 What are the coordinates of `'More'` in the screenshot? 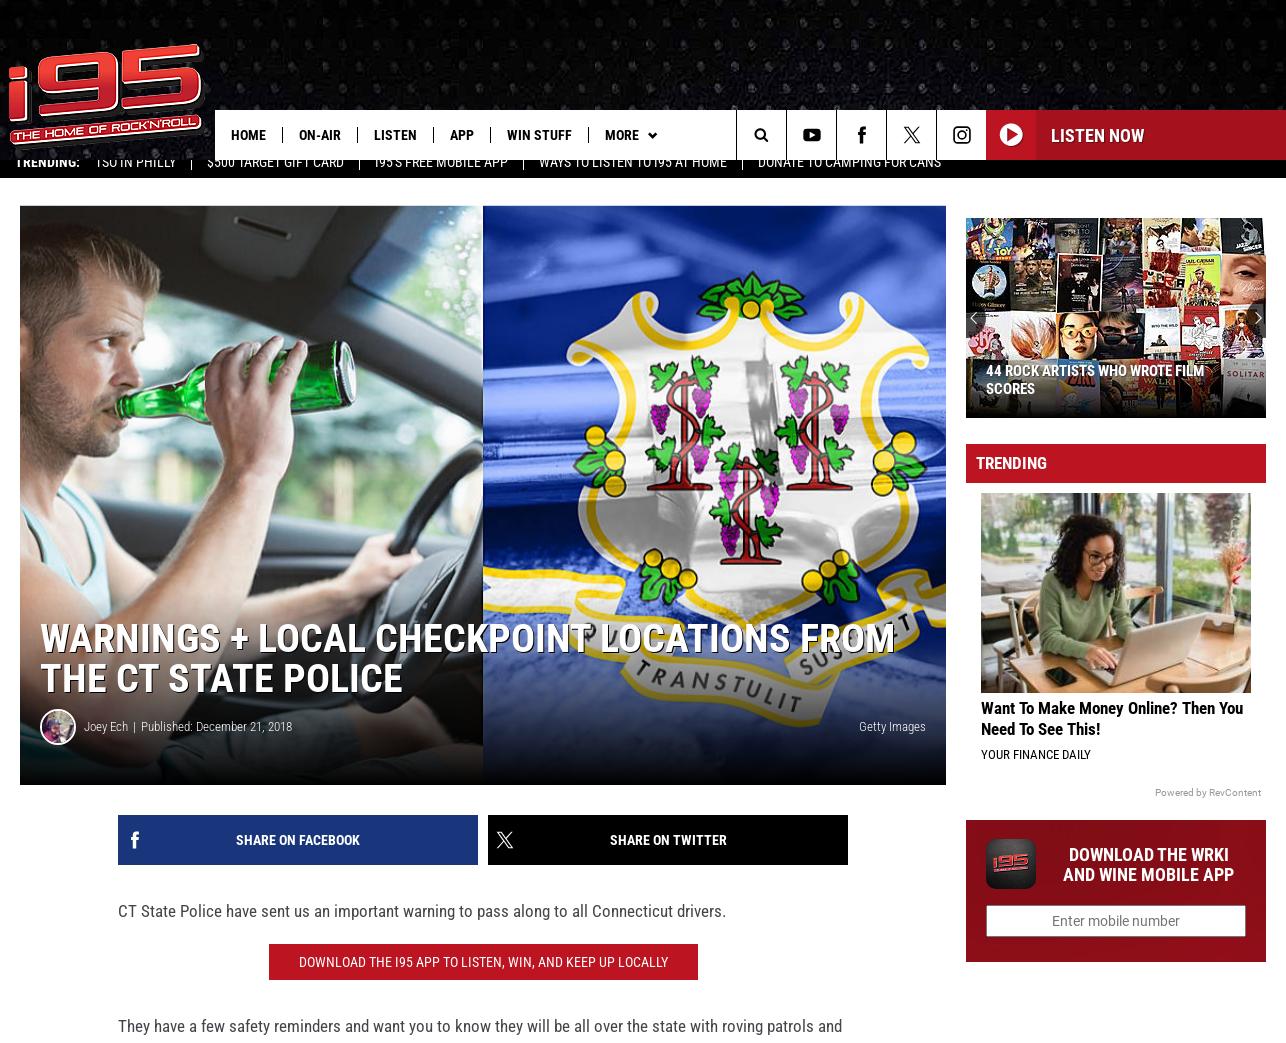 It's located at (621, 134).